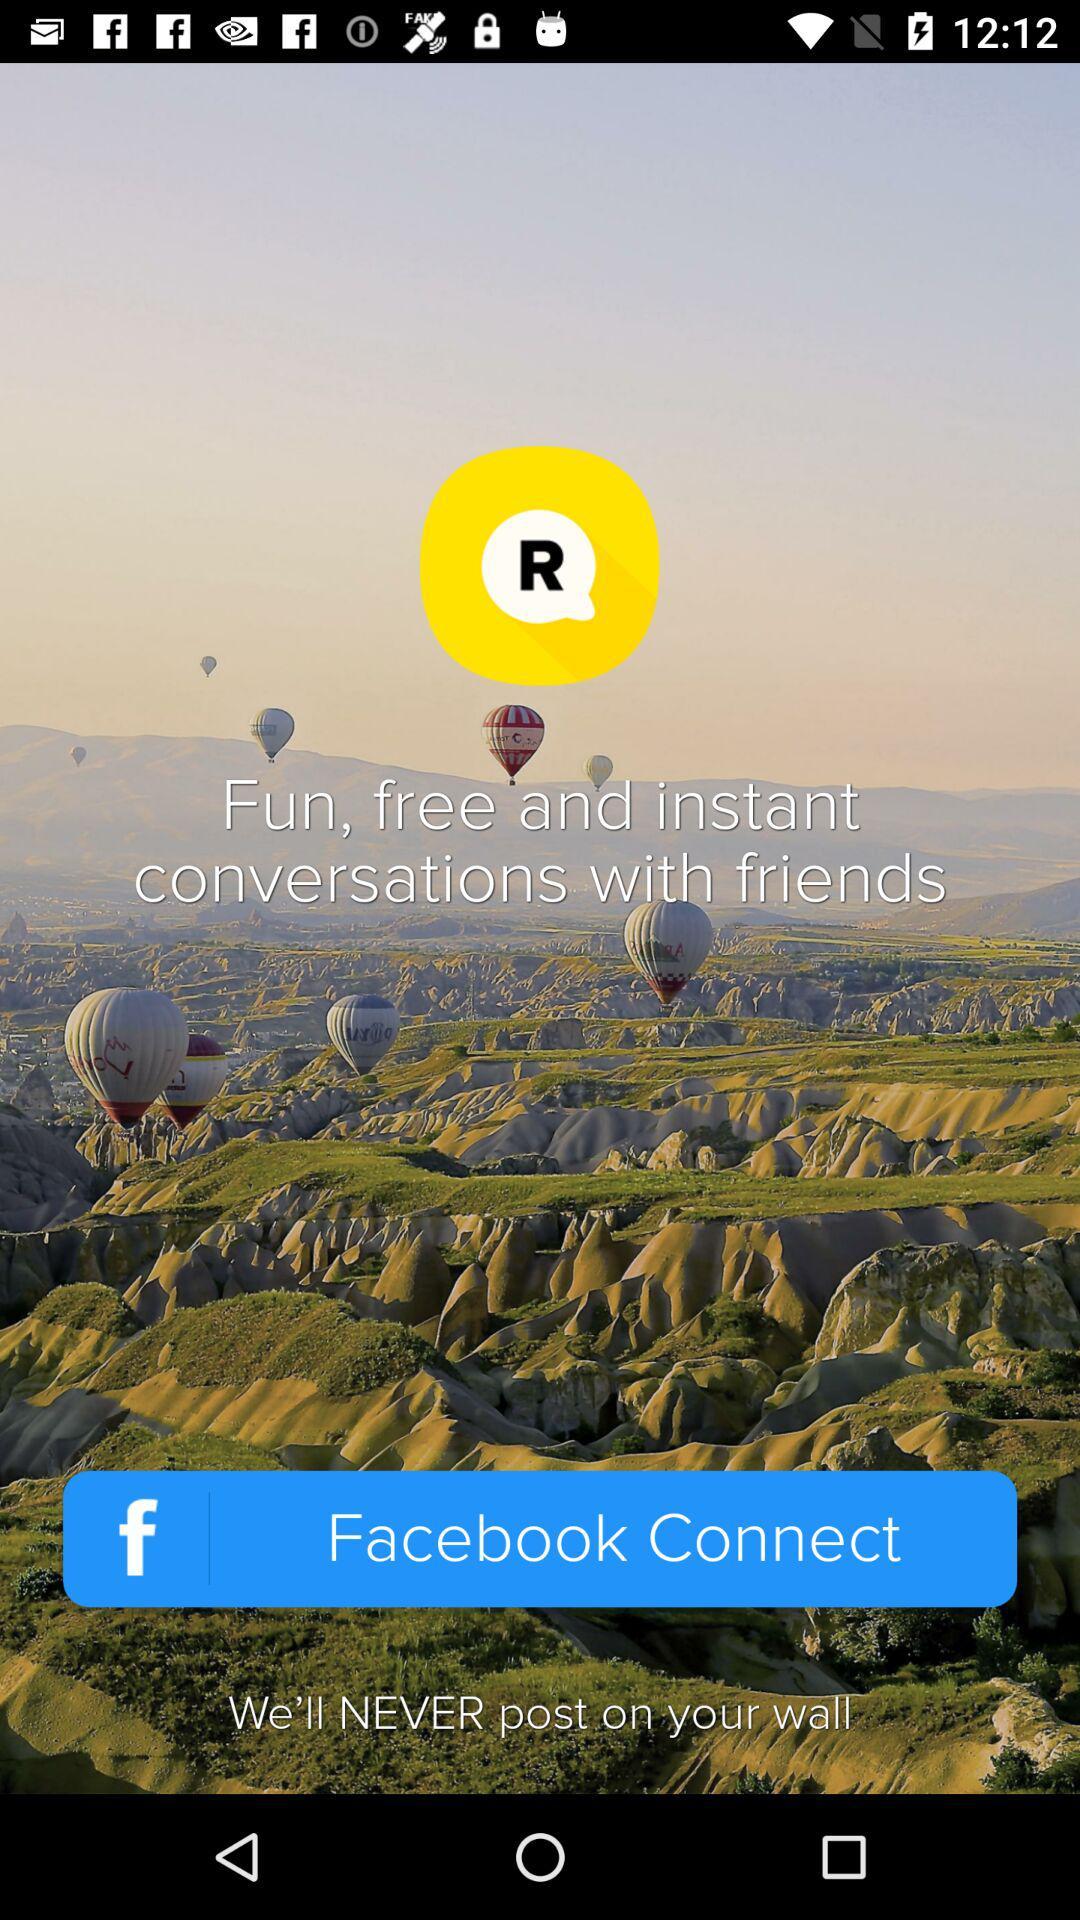 Image resolution: width=1080 pixels, height=1920 pixels. I want to click on facebook connect icon, so click(540, 1538).